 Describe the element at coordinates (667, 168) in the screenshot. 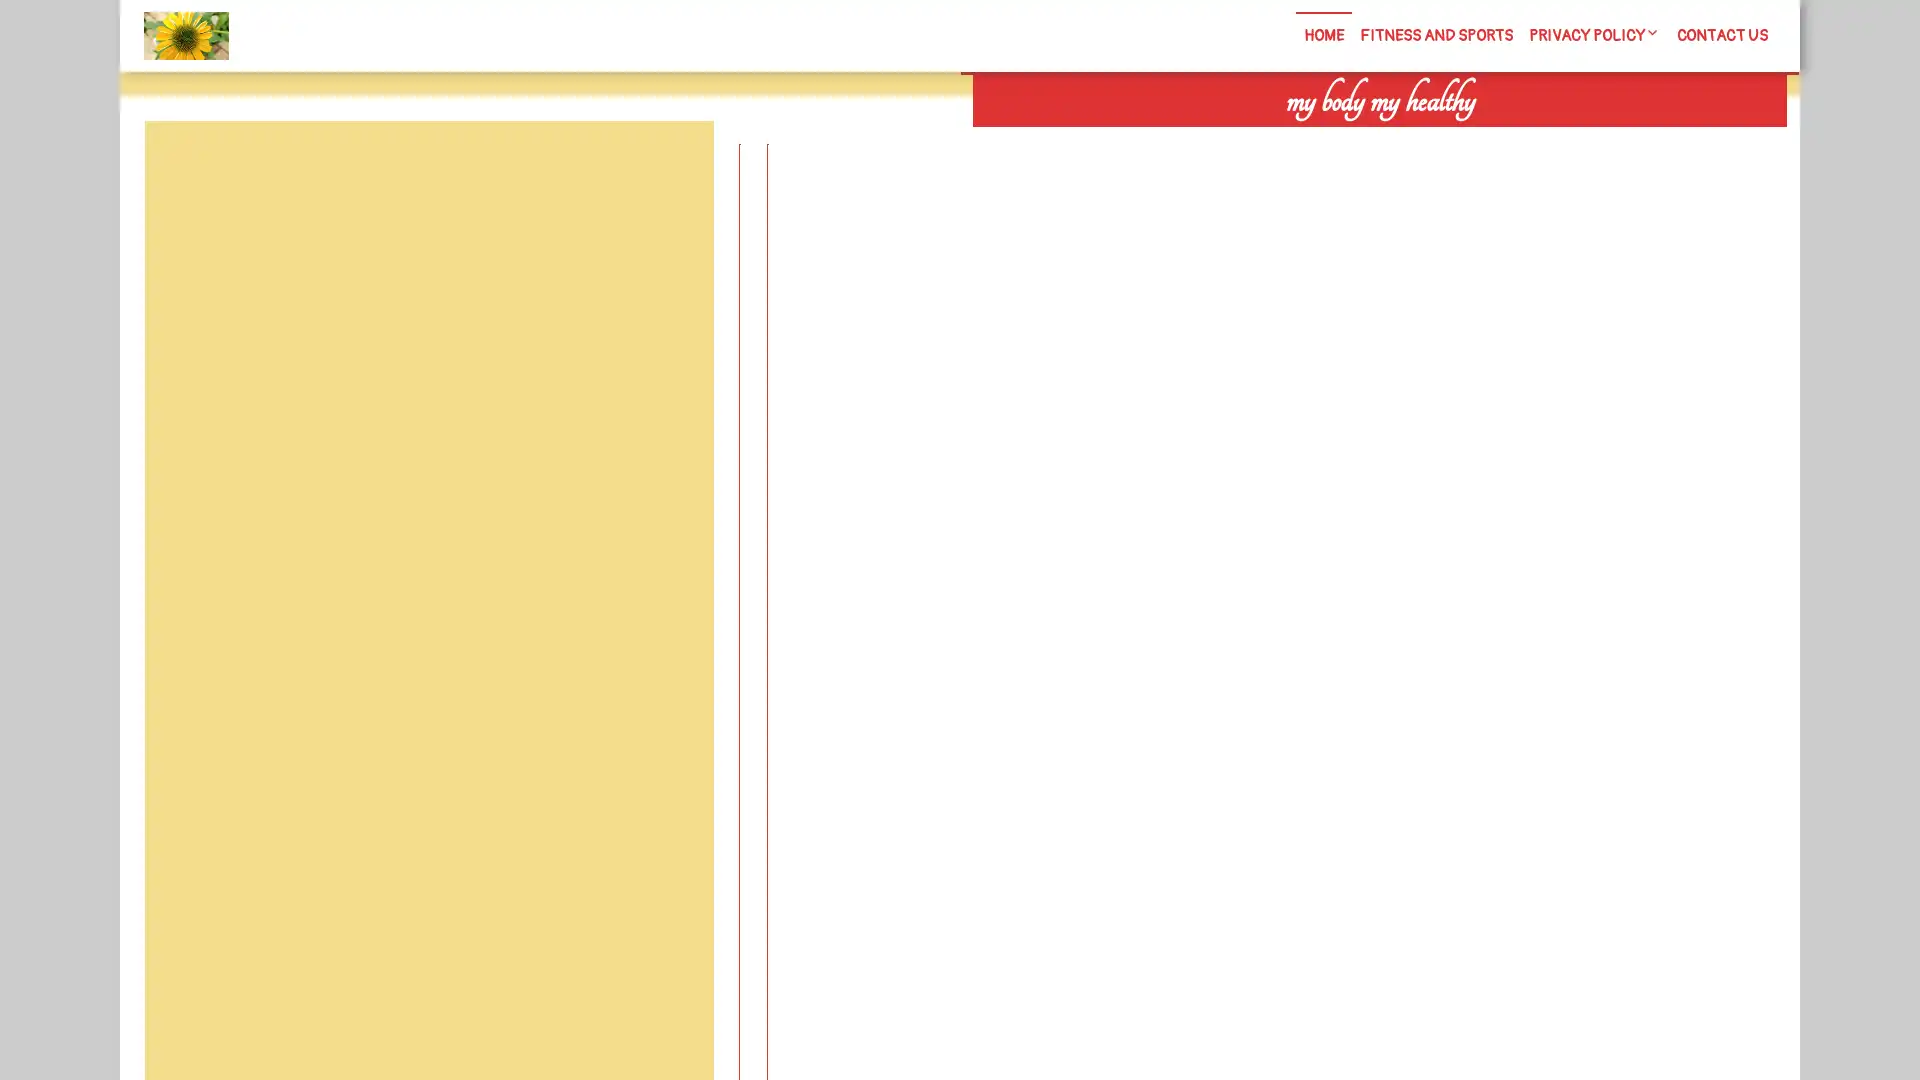

I see `Search` at that location.